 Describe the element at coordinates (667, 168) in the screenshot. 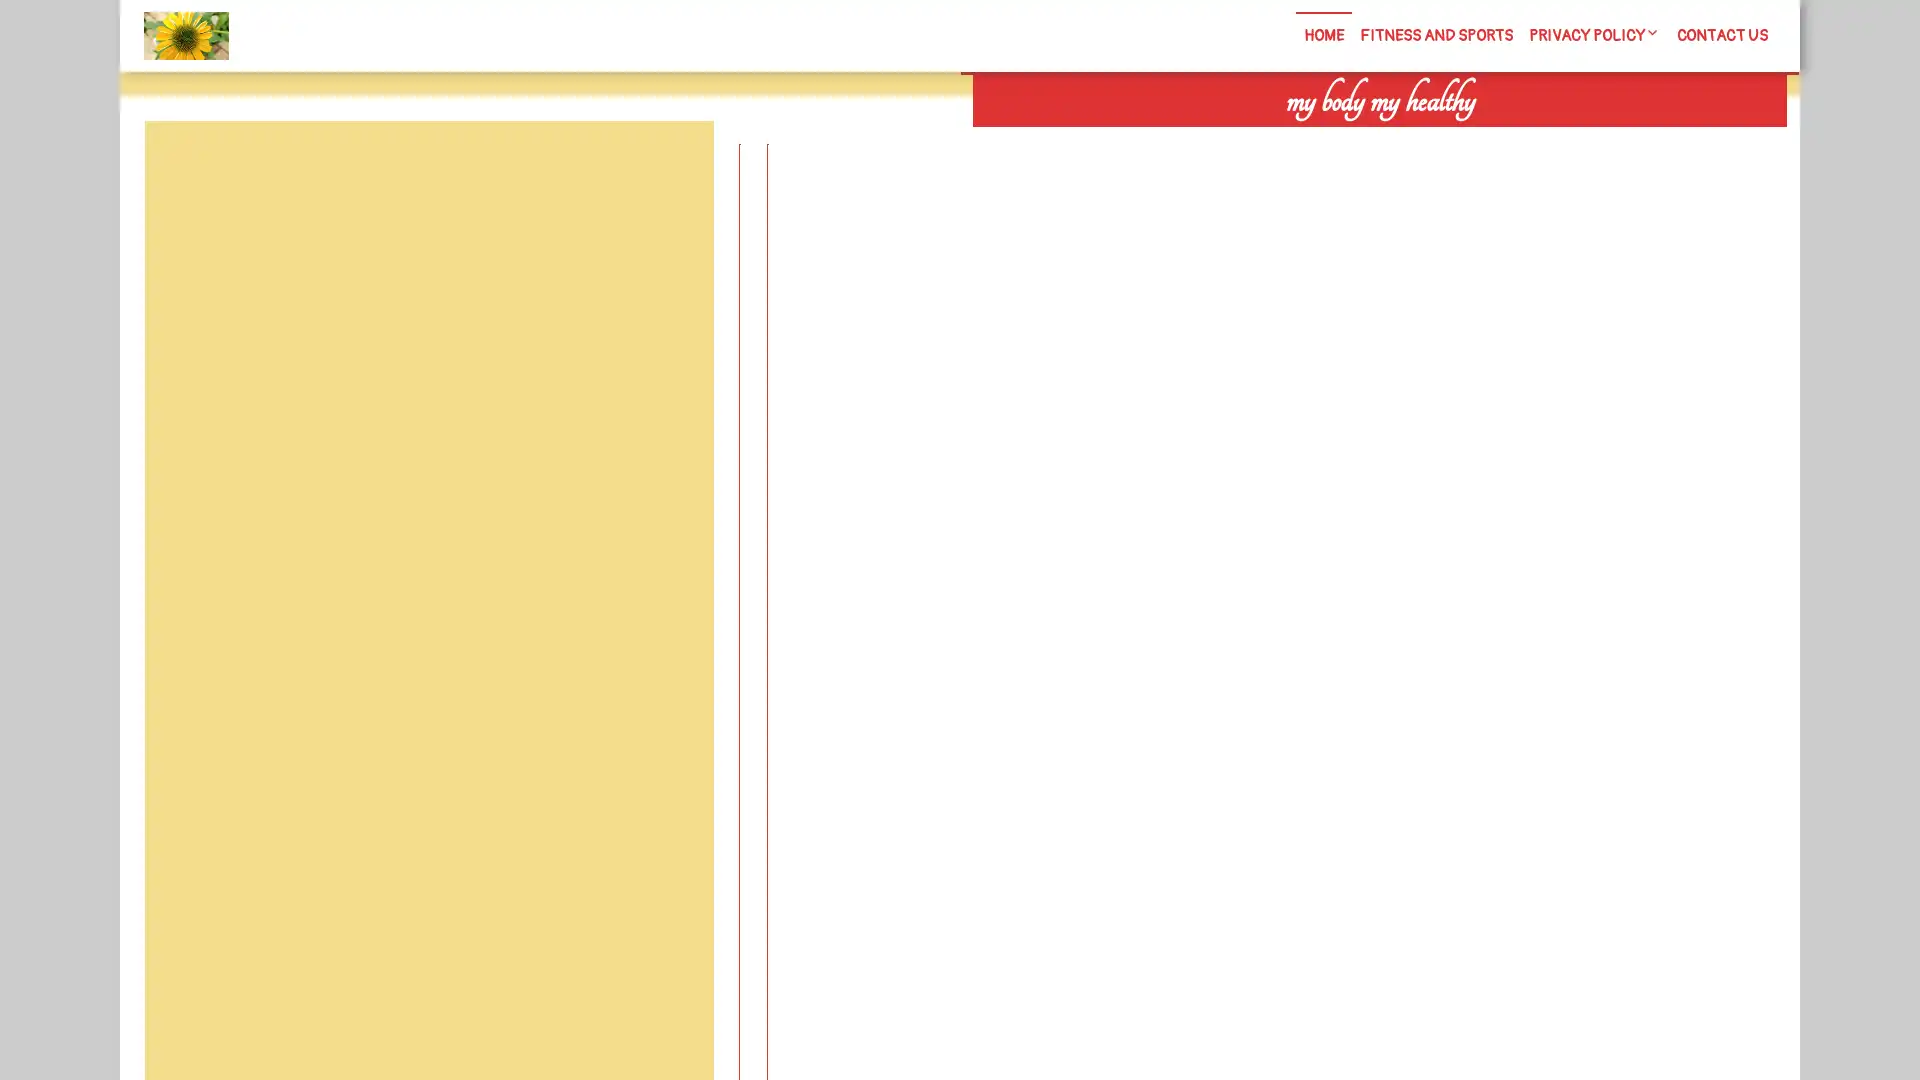

I see `Search` at that location.